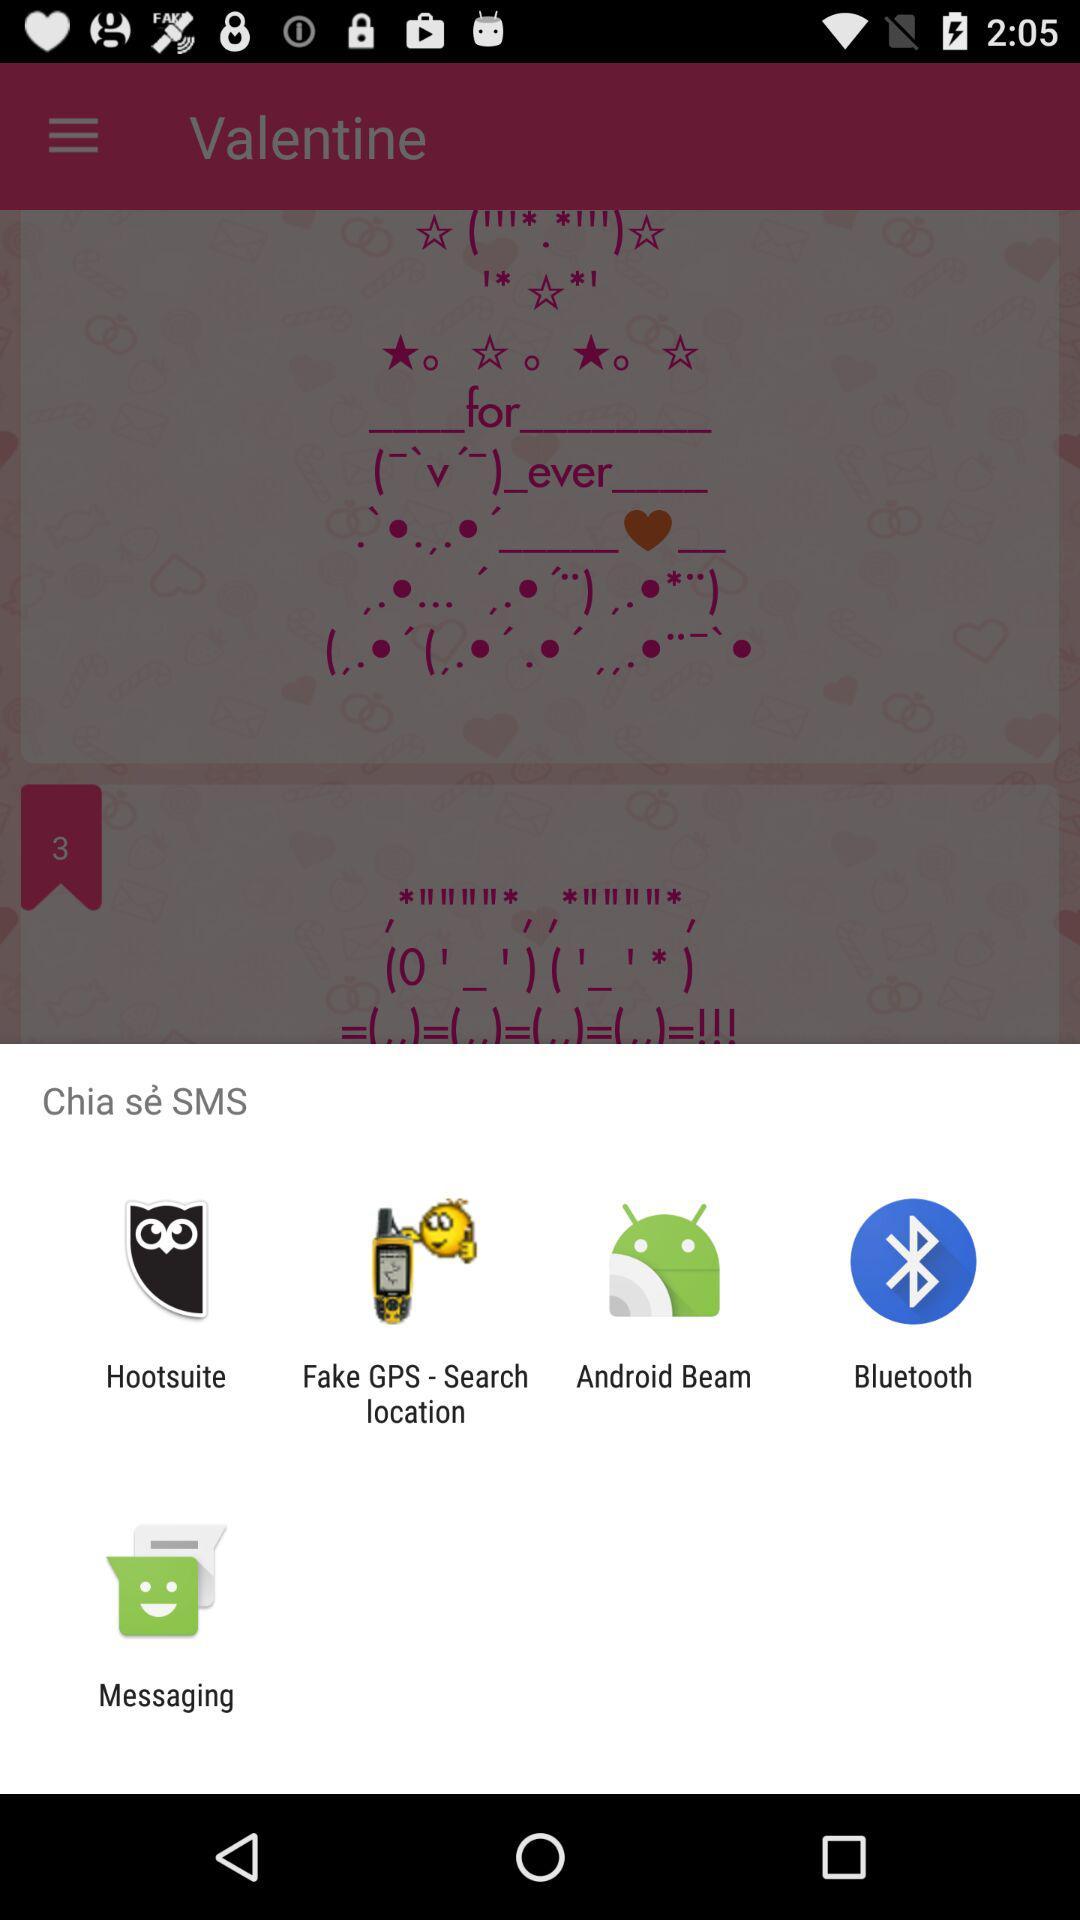 This screenshot has width=1080, height=1920. What do you see at coordinates (664, 1392) in the screenshot?
I see `android beam icon` at bounding box center [664, 1392].